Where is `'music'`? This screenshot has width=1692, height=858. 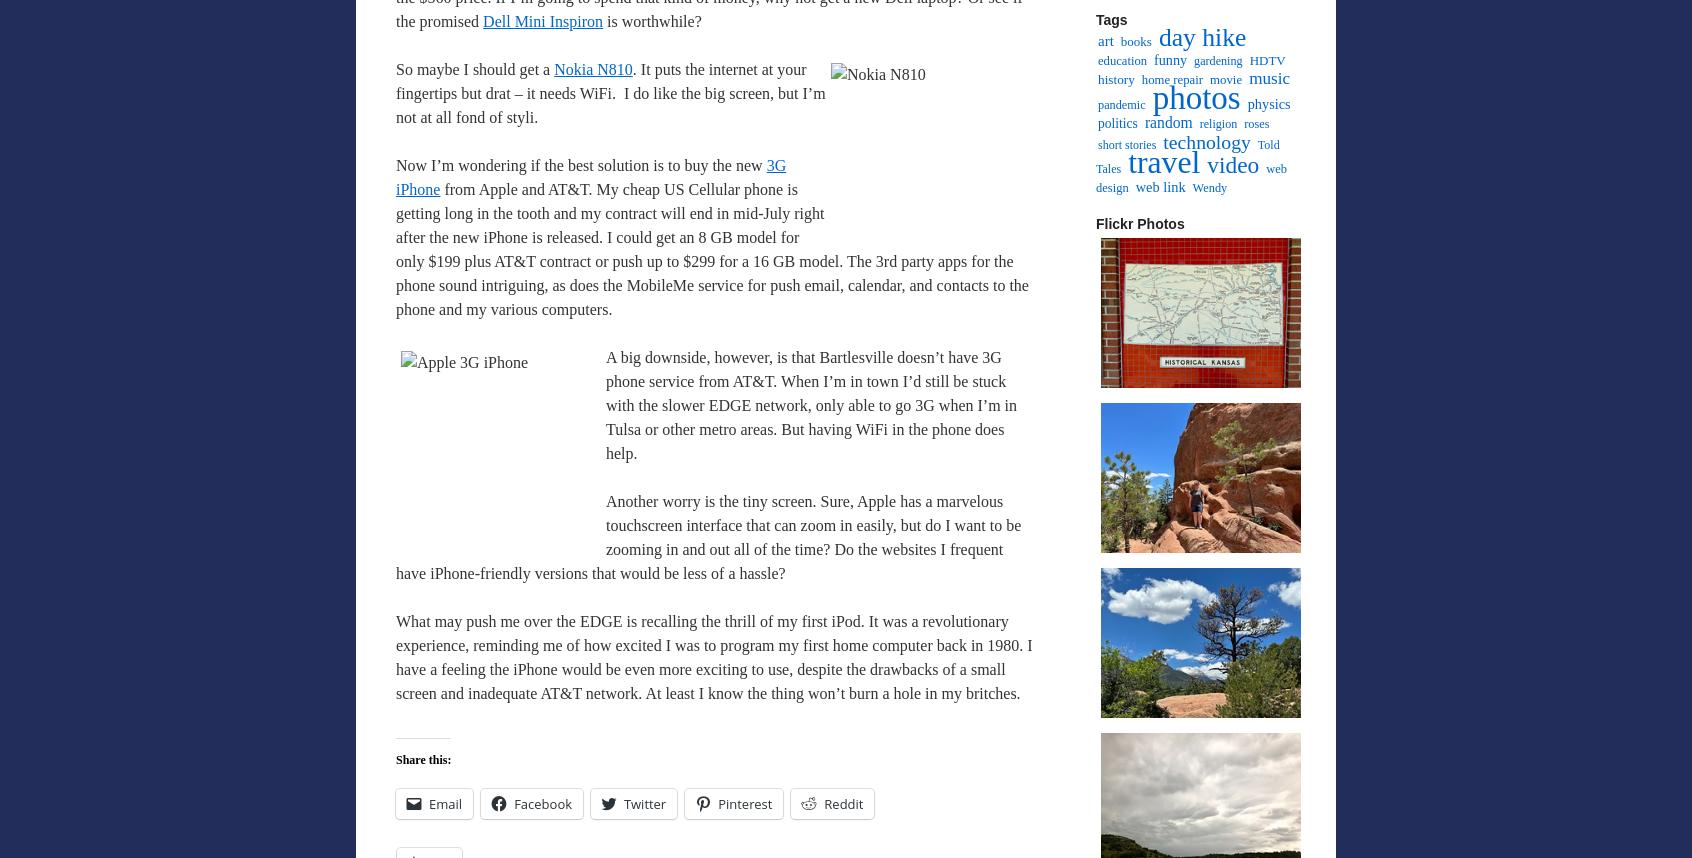 'music' is located at coordinates (1249, 77).